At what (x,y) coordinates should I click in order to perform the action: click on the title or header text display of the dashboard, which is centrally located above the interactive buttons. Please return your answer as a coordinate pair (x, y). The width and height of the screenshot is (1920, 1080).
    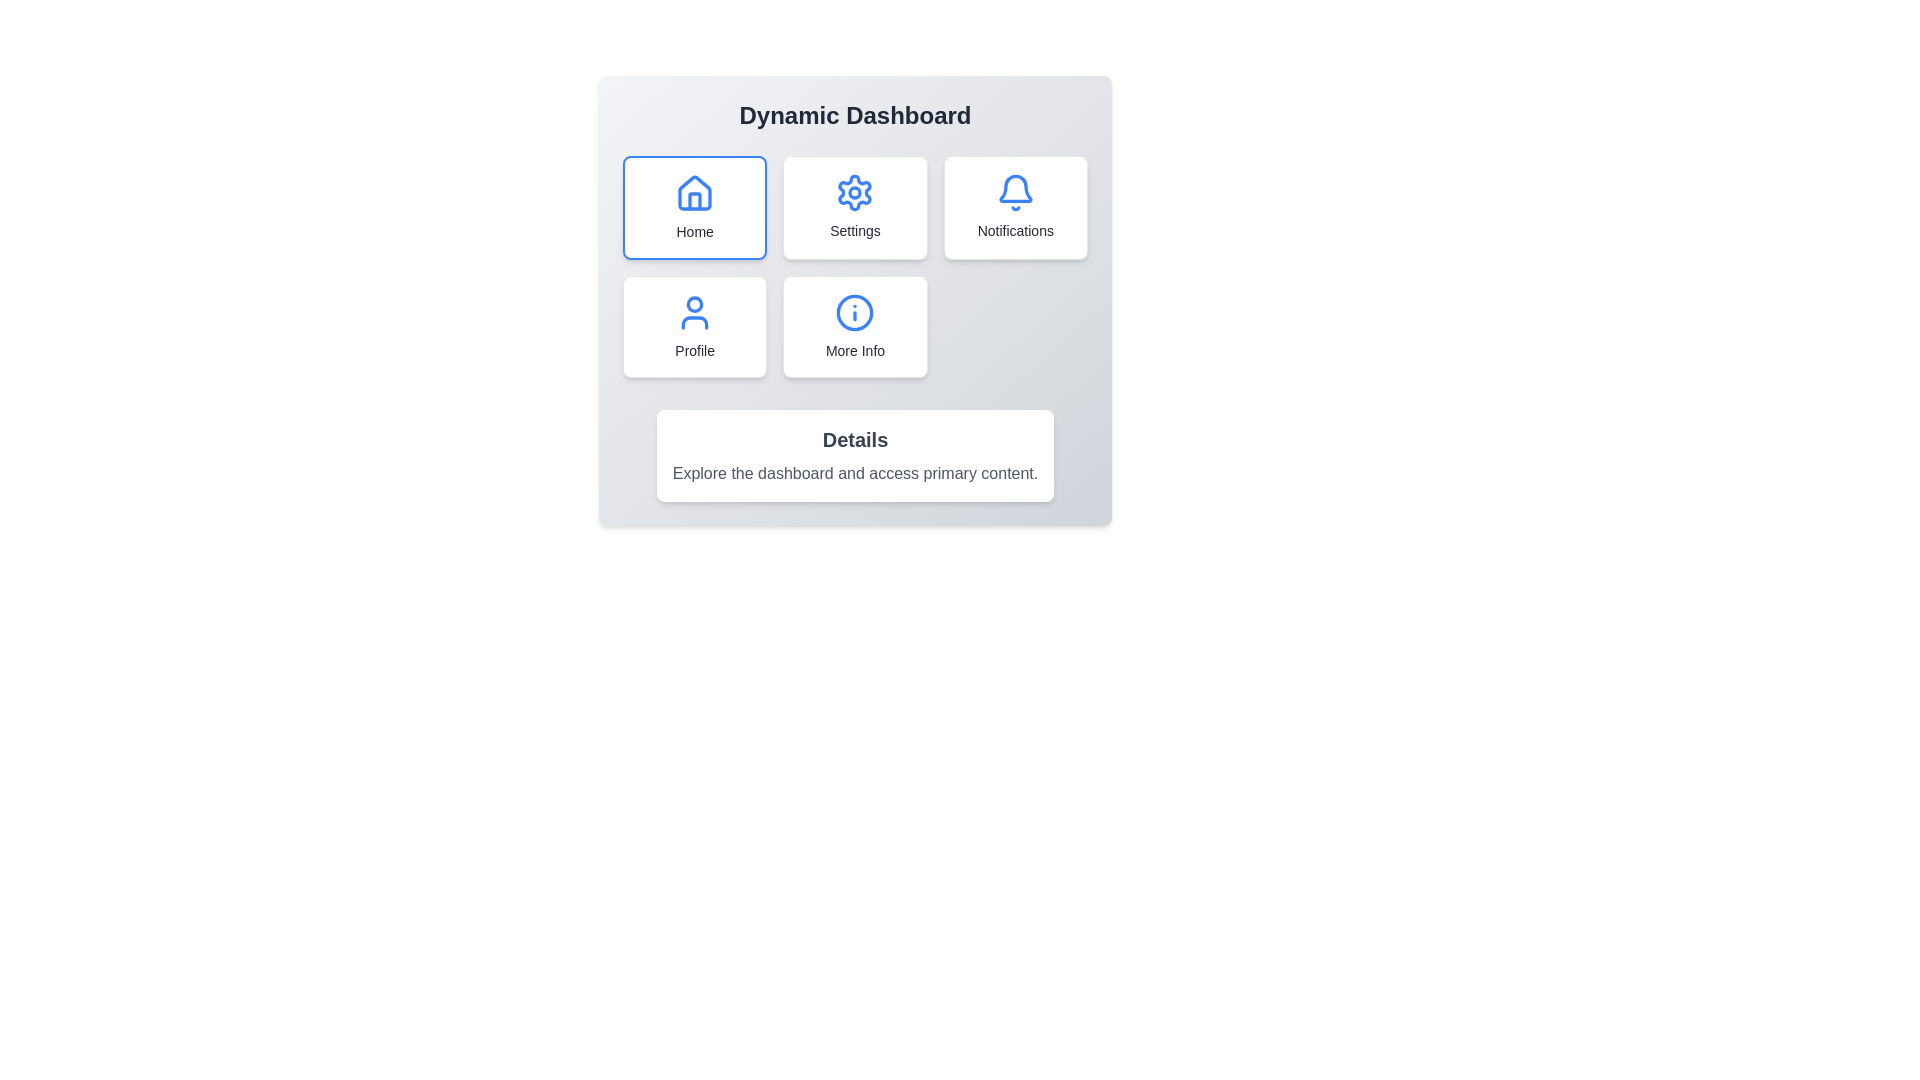
    Looking at the image, I should click on (855, 115).